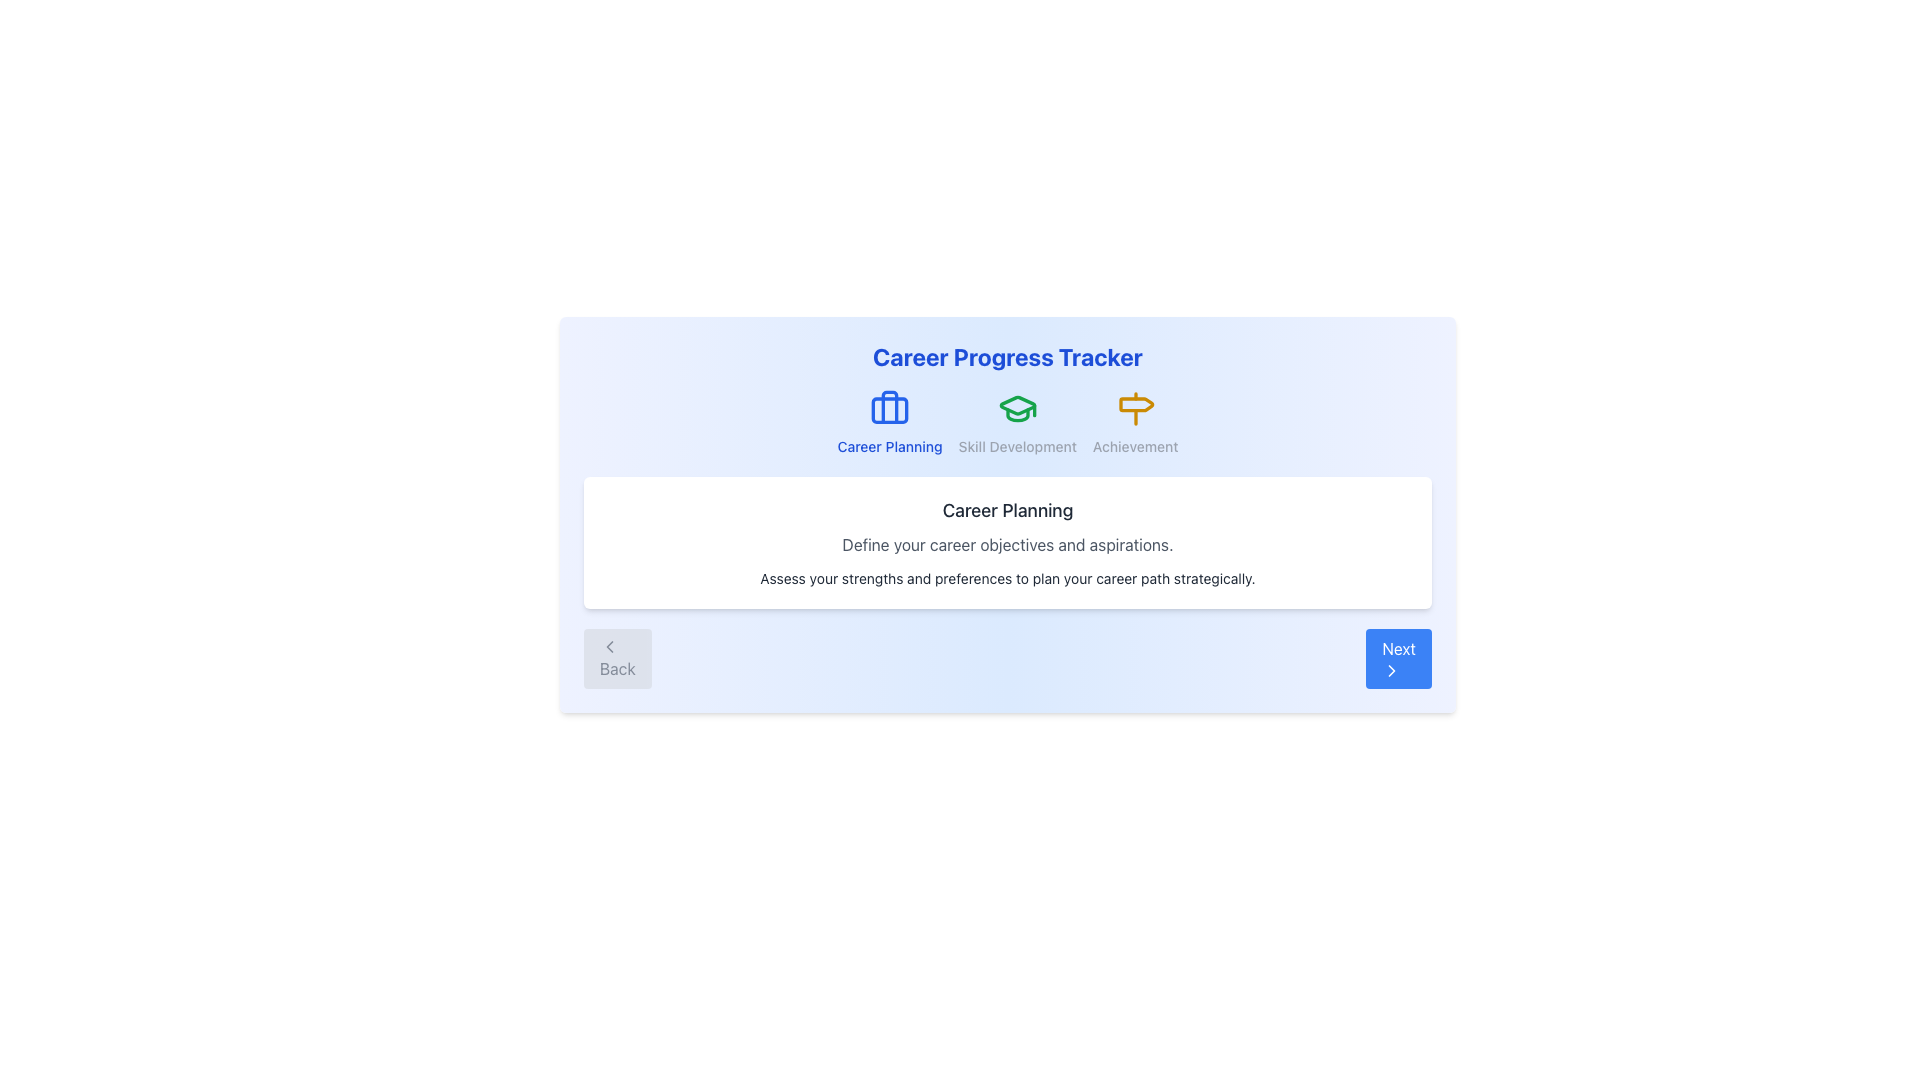 The width and height of the screenshot is (1920, 1080). What do you see at coordinates (1017, 446) in the screenshot?
I see `the middle text label in the navigation menu that indicates skill development, positioned between 'Career Planning' and 'Achievement', below a green graduation cap icon` at bounding box center [1017, 446].